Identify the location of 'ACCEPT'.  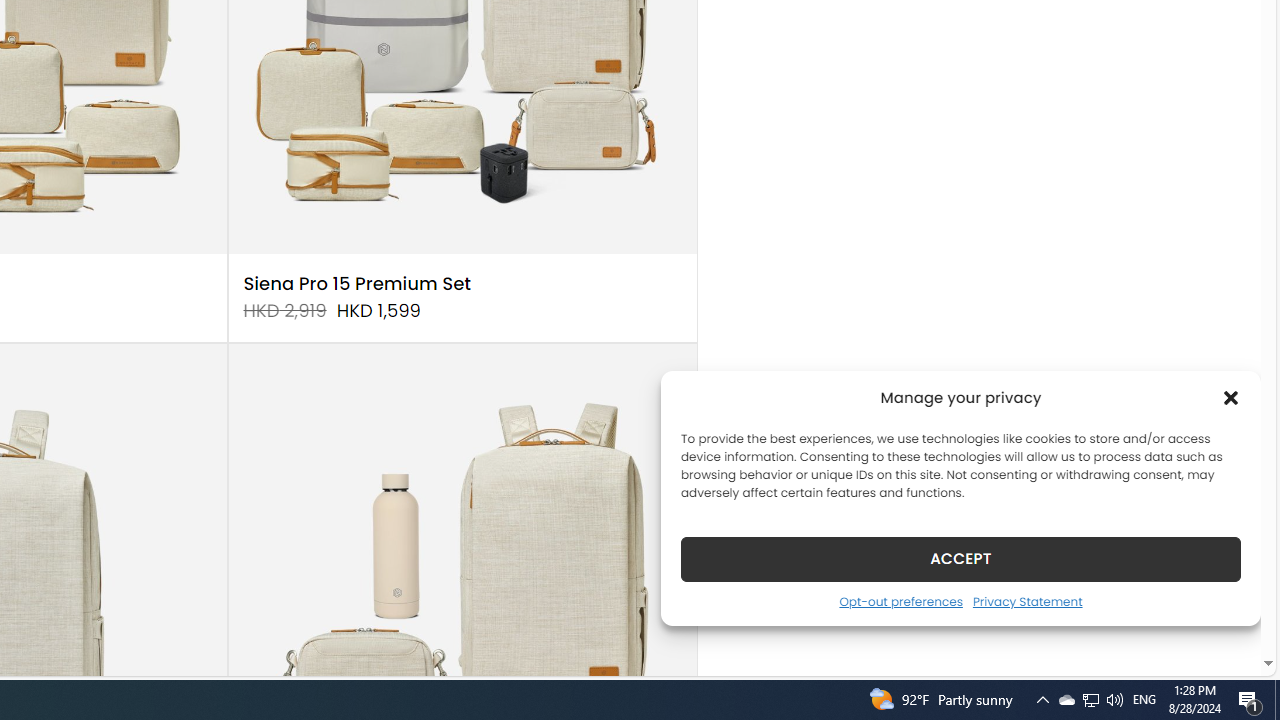
(961, 558).